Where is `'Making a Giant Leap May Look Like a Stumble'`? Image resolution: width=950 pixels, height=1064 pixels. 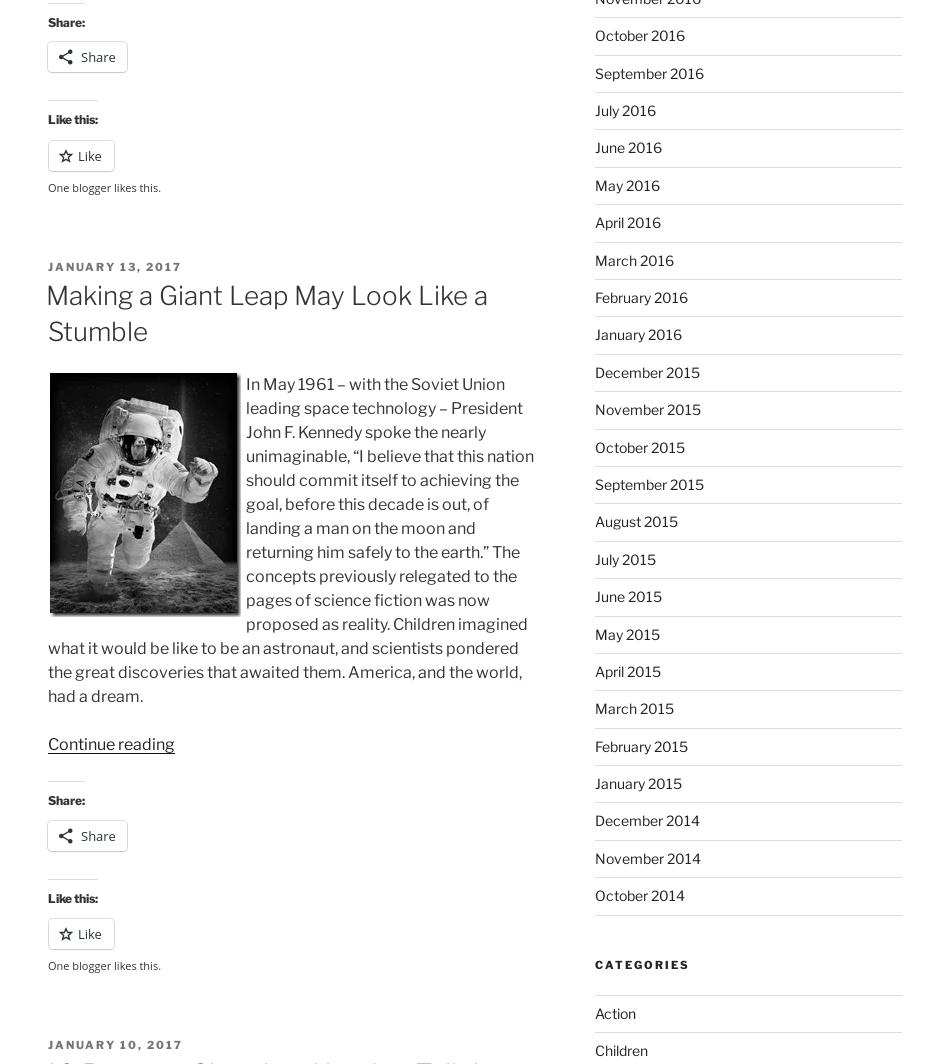 'Making a Giant Leap May Look Like a Stumble' is located at coordinates (266, 313).